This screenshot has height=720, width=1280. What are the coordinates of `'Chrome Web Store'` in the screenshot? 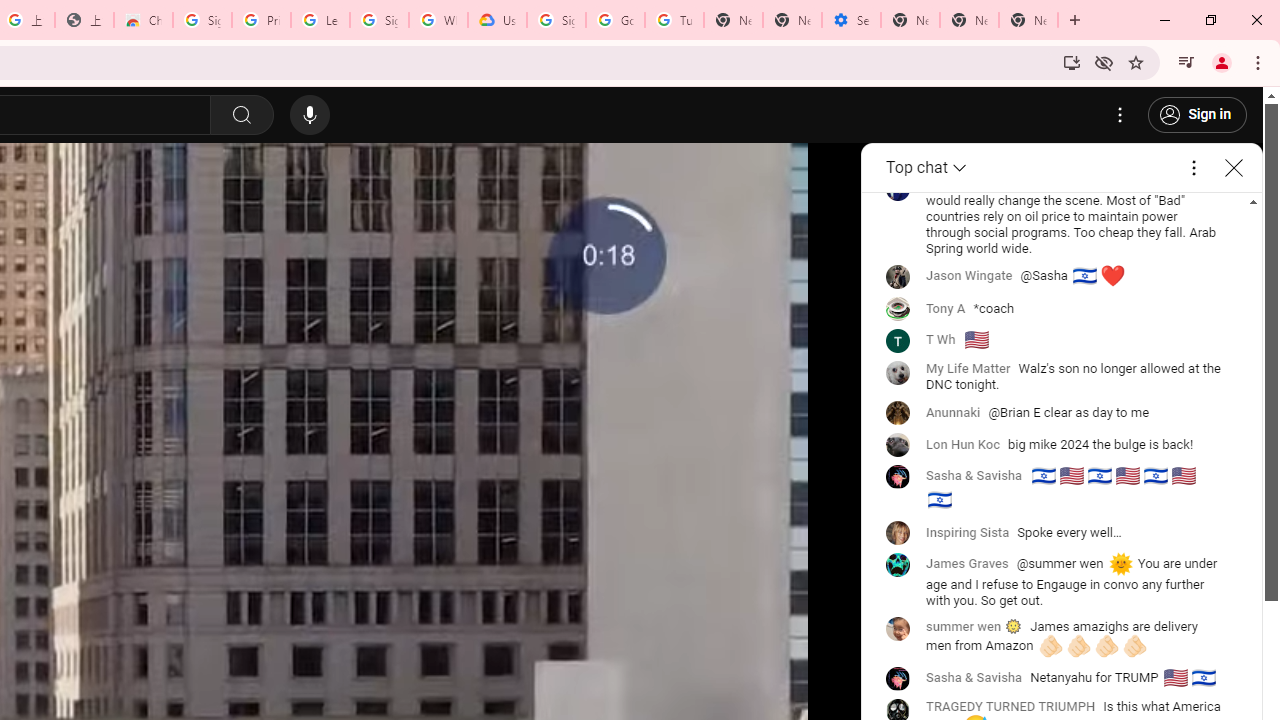 It's located at (142, 20).